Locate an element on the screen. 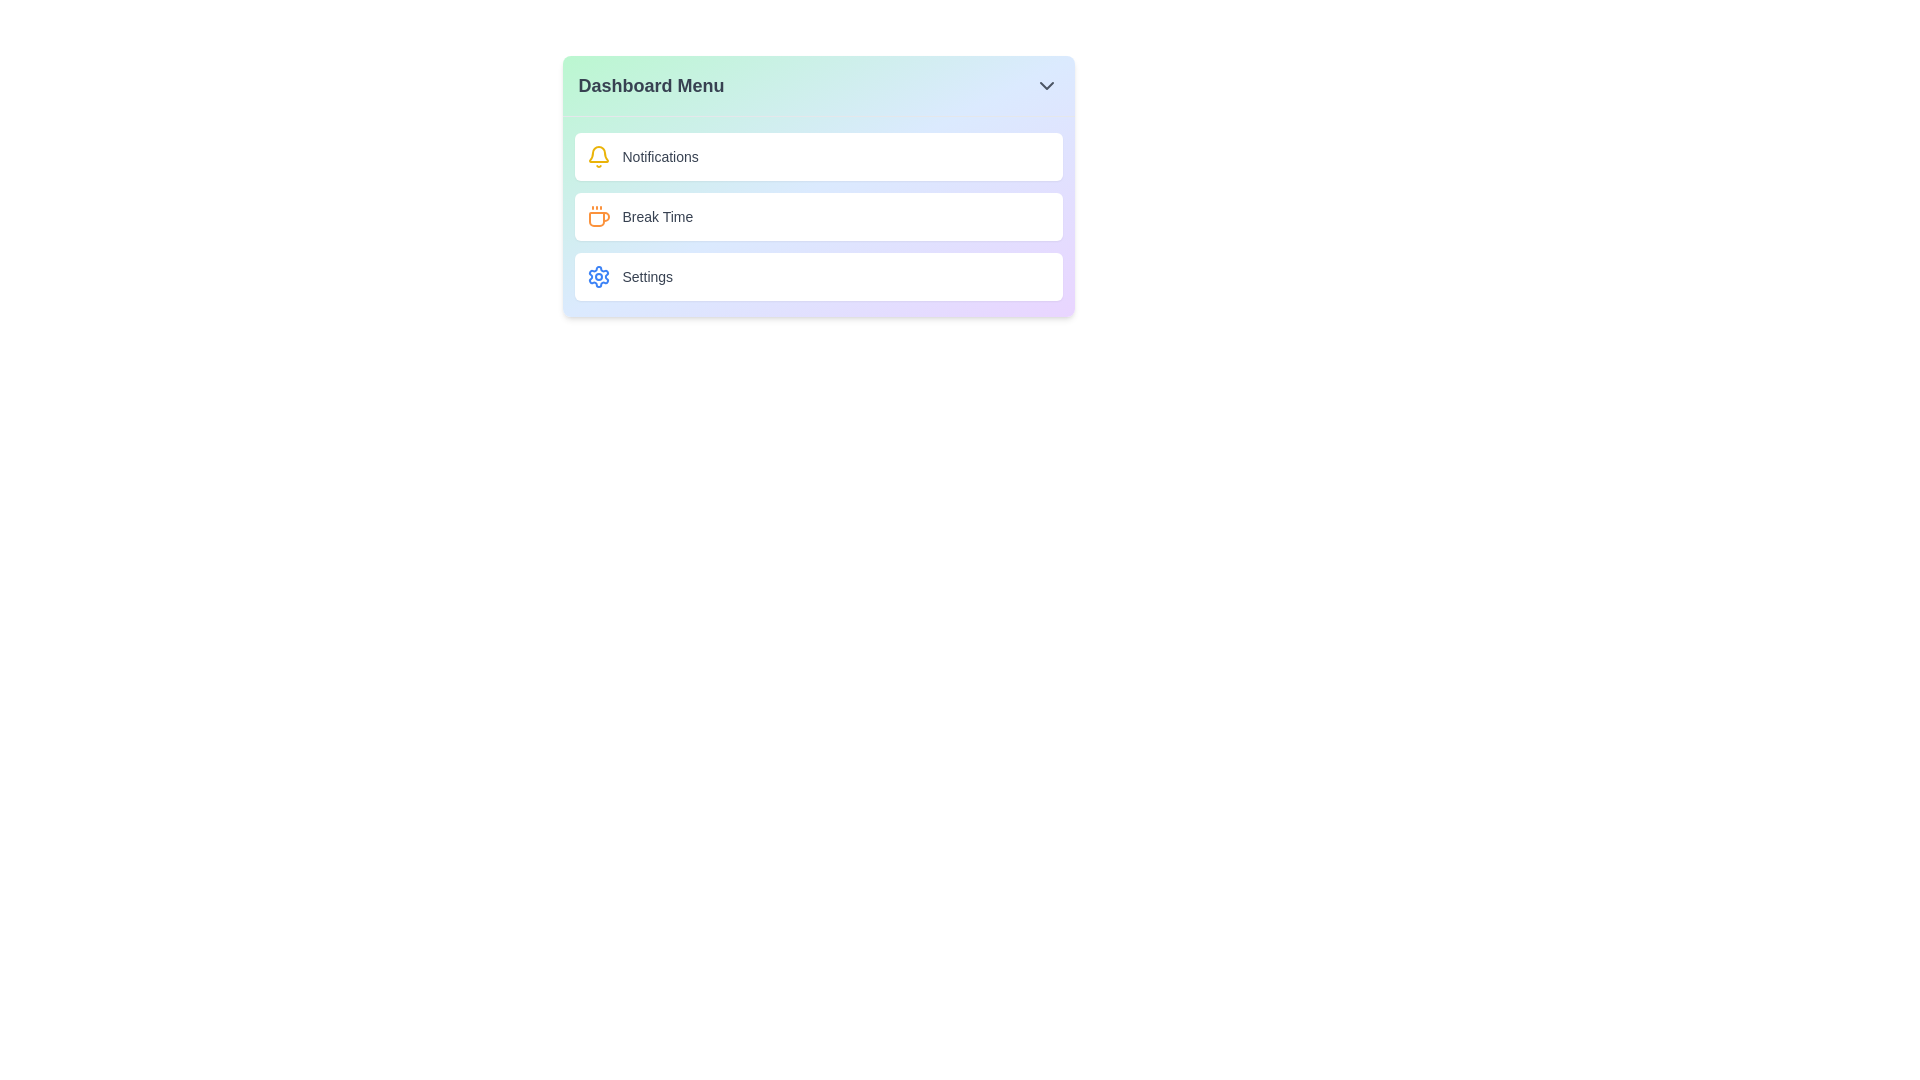 The image size is (1920, 1080). the 'Settings' icon located in the third menu item from the top of the vertical menu list in the Dashboard Menu is located at coordinates (597, 277).